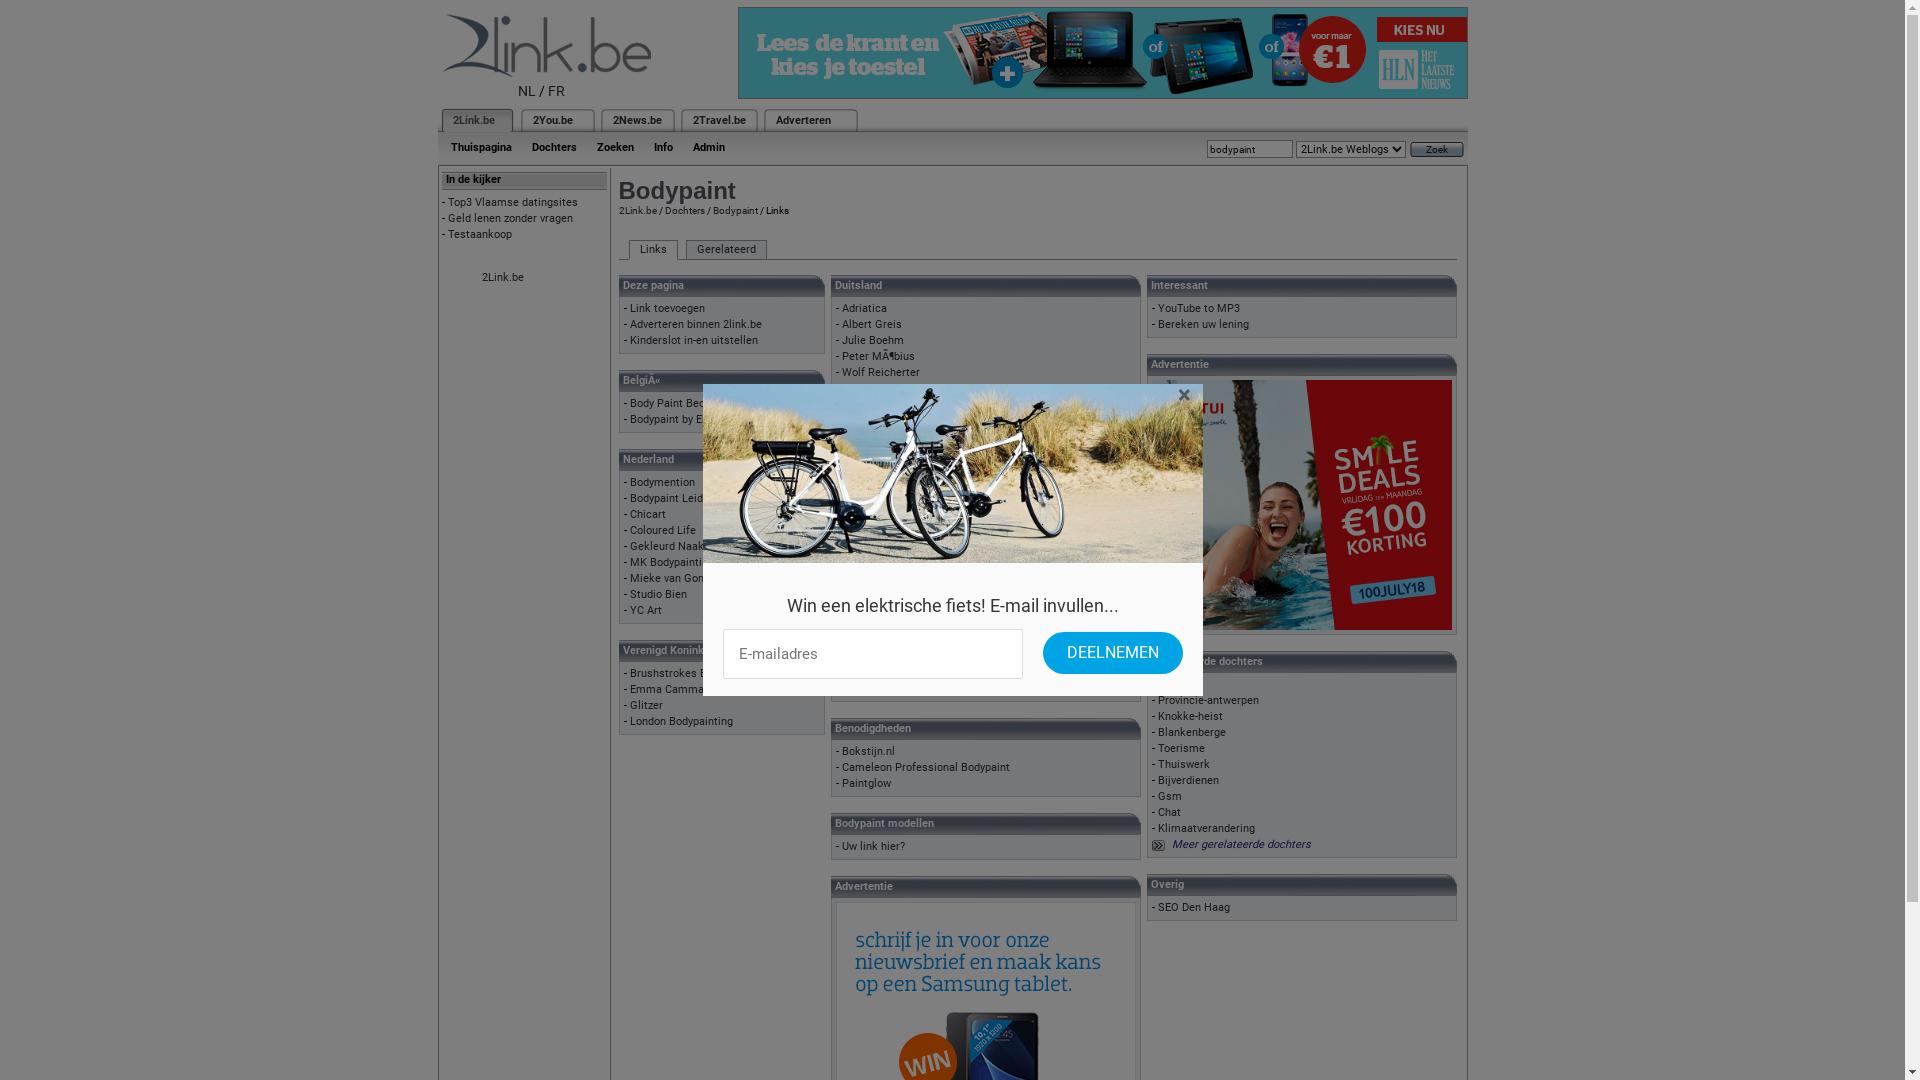  What do you see at coordinates (841, 751) in the screenshot?
I see `'Bokstijn.nl'` at bounding box center [841, 751].